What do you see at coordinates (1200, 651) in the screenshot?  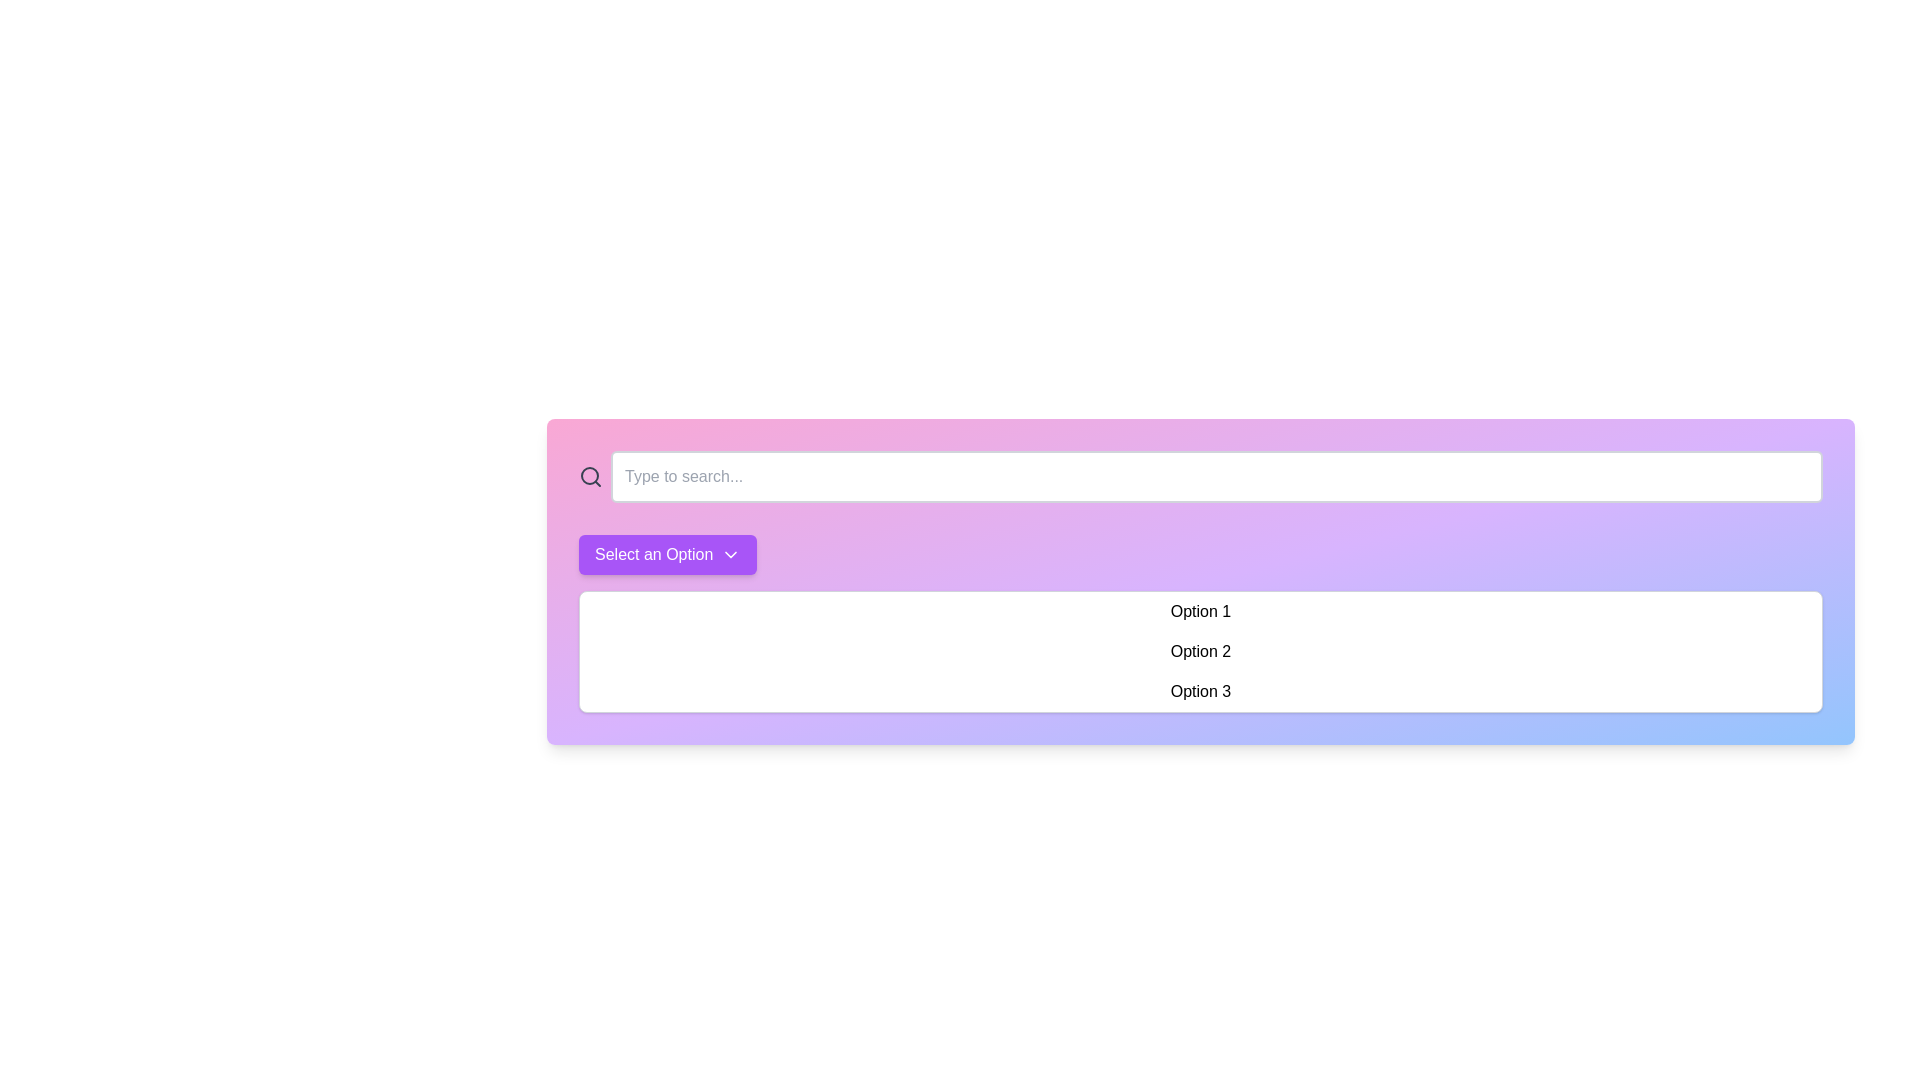 I see `the second item in the vertical list of options, labeled 'Option 2'` at bounding box center [1200, 651].